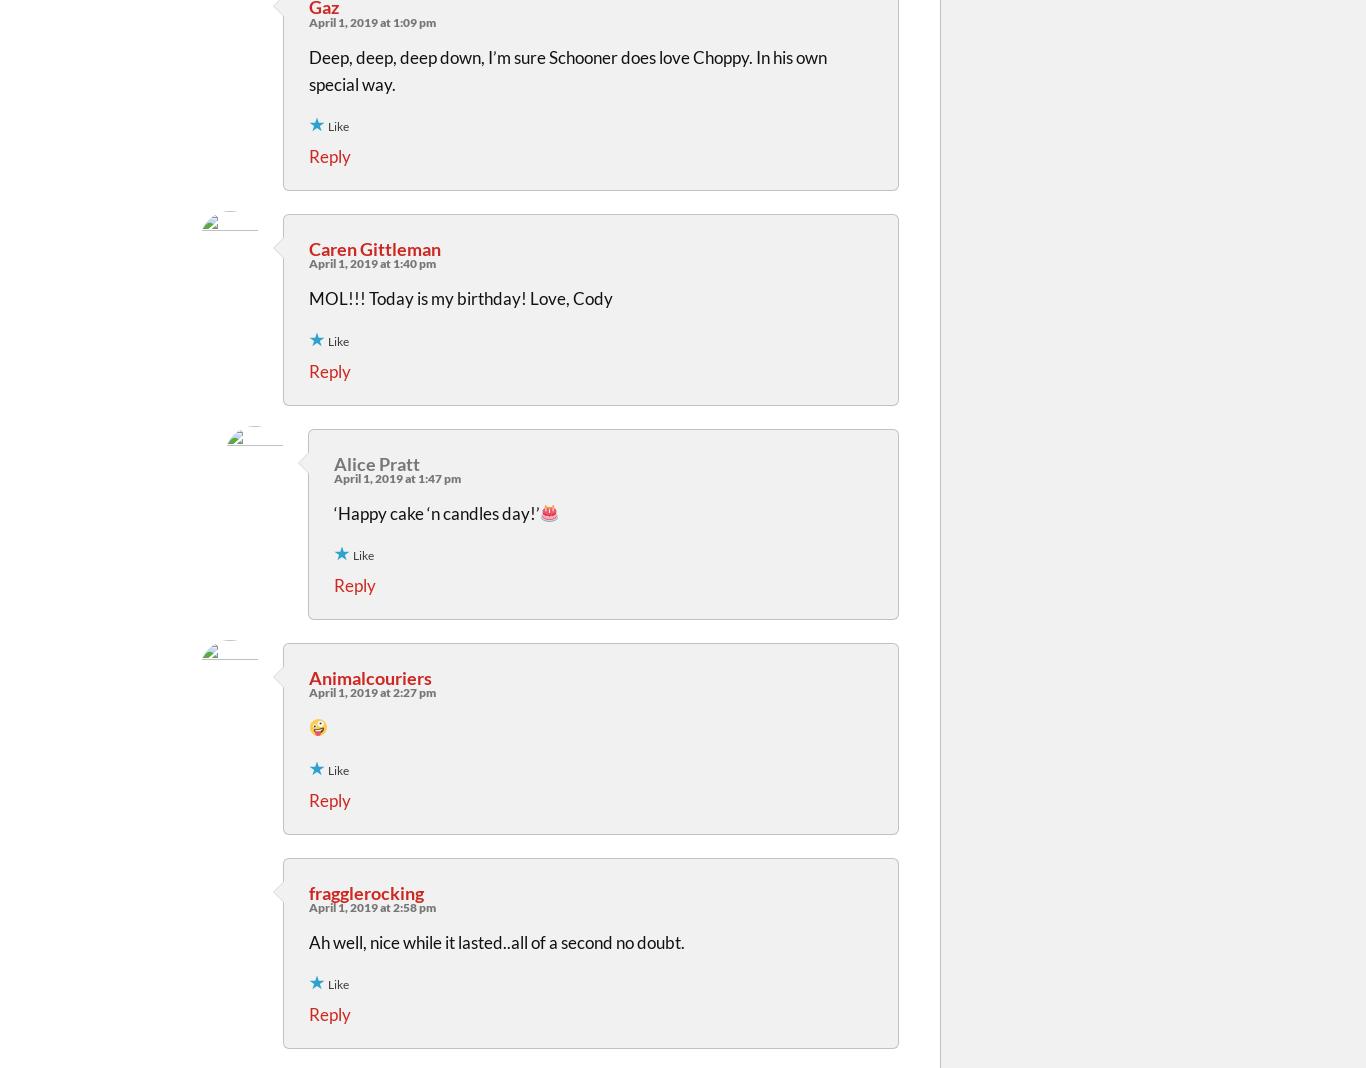 This screenshot has width=1366, height=1068. I want to click on 'fragglerocking', so click(365, 890).